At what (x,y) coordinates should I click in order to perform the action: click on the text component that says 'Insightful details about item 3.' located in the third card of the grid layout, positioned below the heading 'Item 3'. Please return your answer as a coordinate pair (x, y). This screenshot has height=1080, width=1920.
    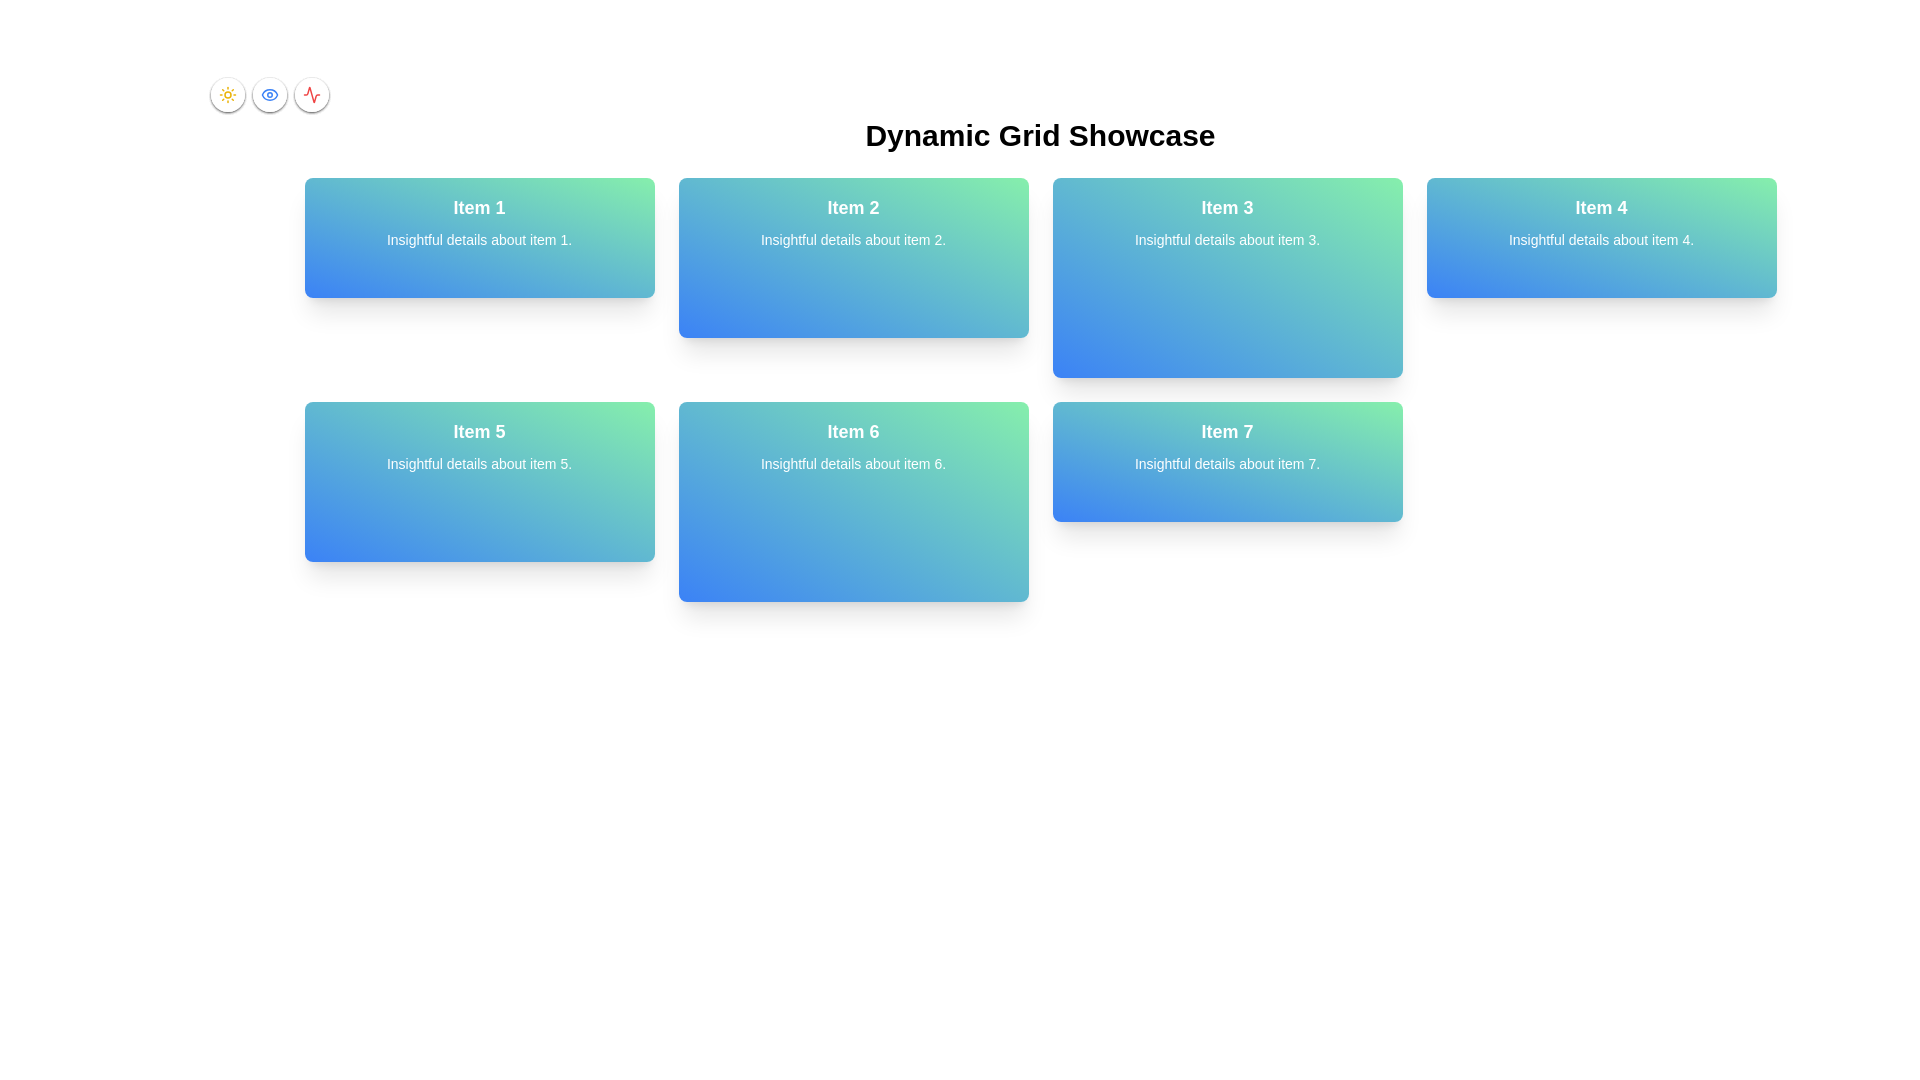
    Looking at the image, I should click on (1226, 238).